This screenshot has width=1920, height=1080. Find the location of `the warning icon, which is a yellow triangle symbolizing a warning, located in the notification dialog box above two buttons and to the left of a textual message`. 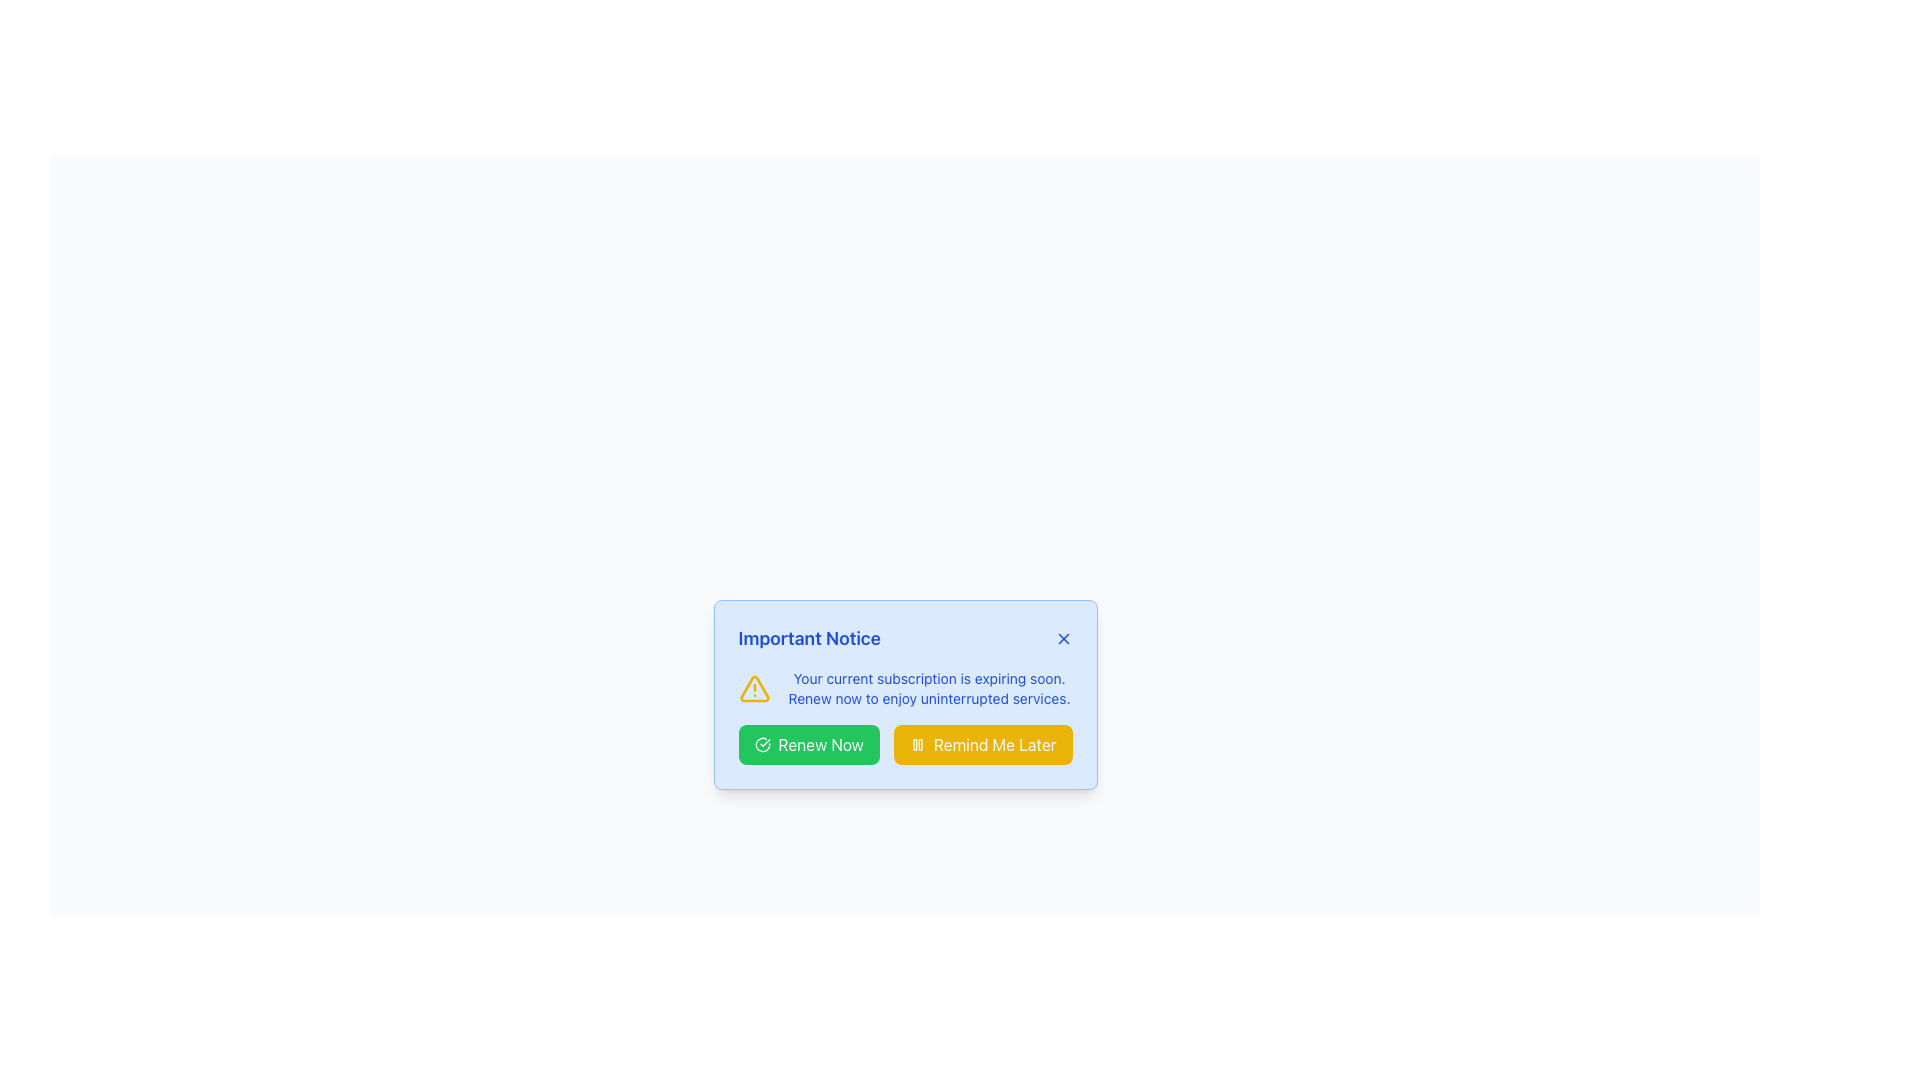

the warning icon, which is a yellow triangle symbolizing a warning, located in the notification dialog box above two buttons and to the left of a textual message is located at coordinates (753, 688).